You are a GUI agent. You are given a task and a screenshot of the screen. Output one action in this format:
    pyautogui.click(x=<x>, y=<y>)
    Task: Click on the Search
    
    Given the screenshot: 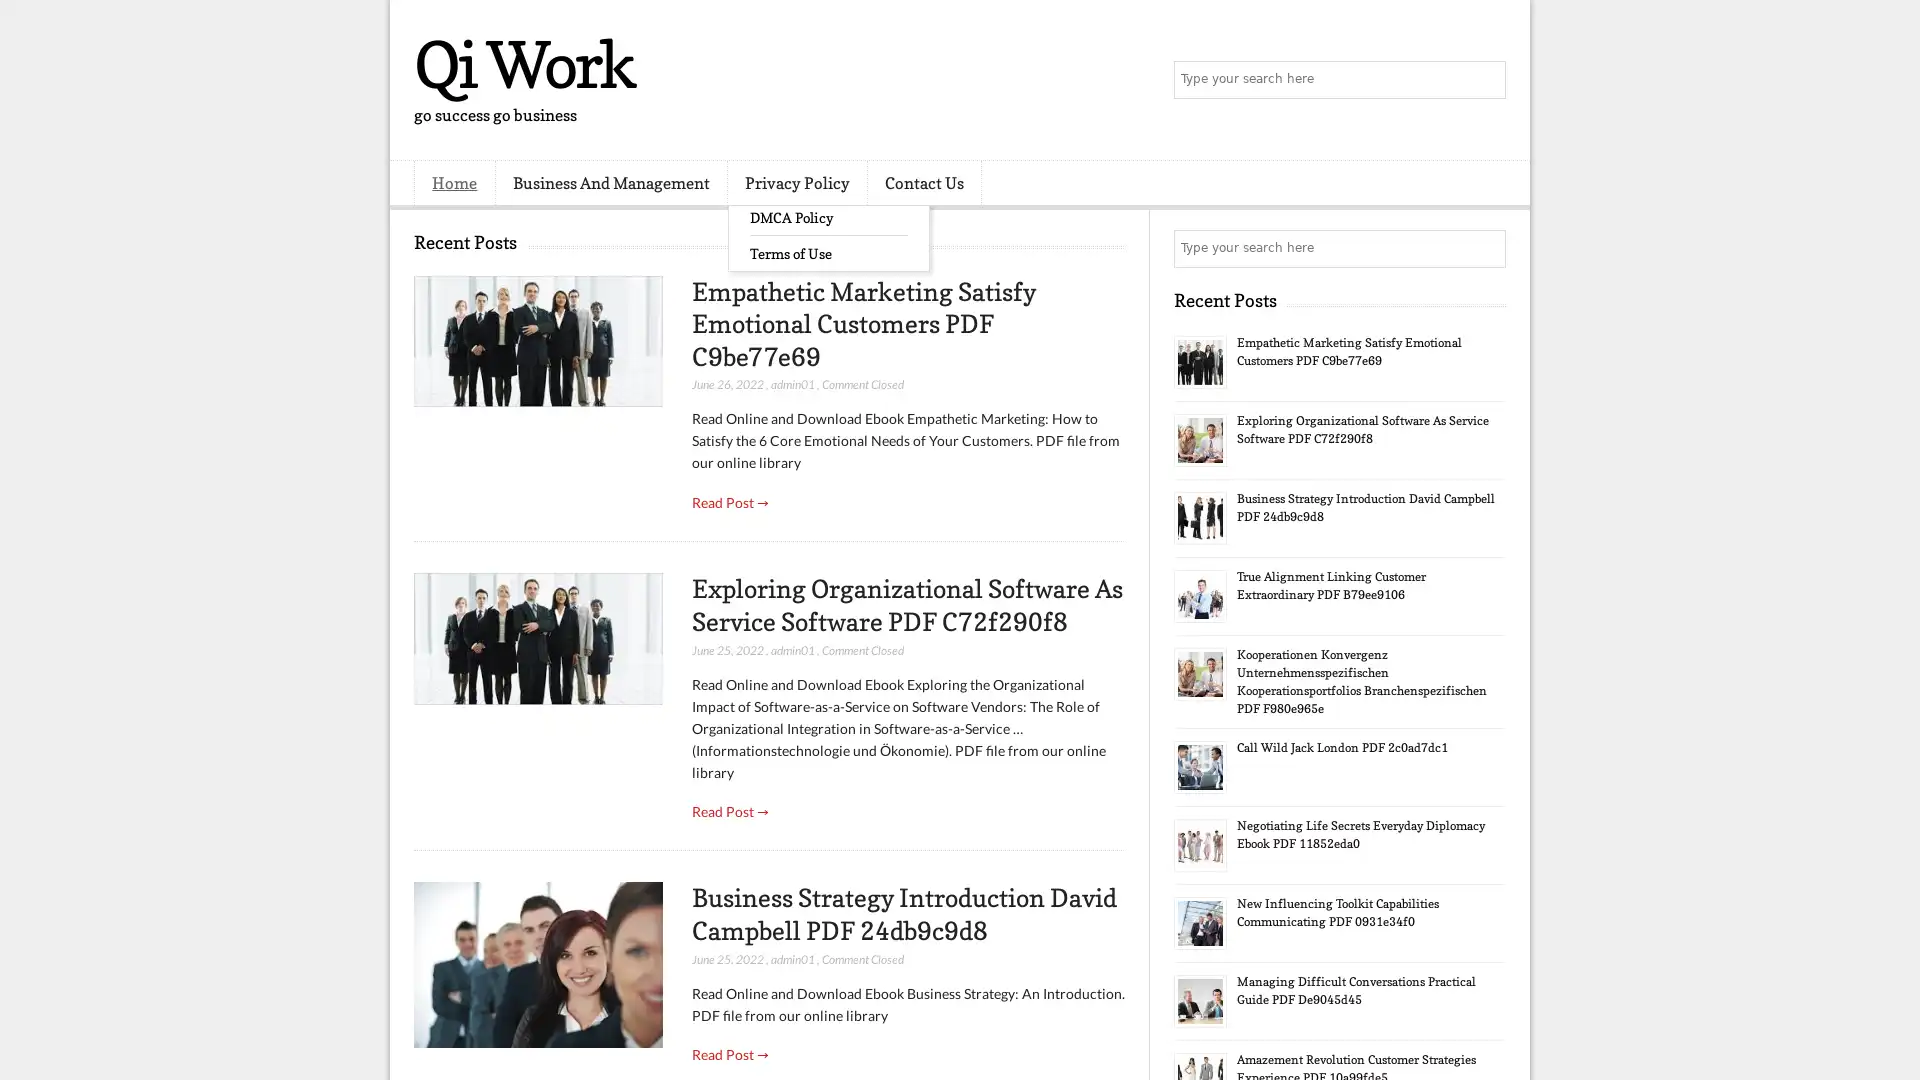 What is the action you would take?
    pyautogui.click(x=1485, y=248)
    